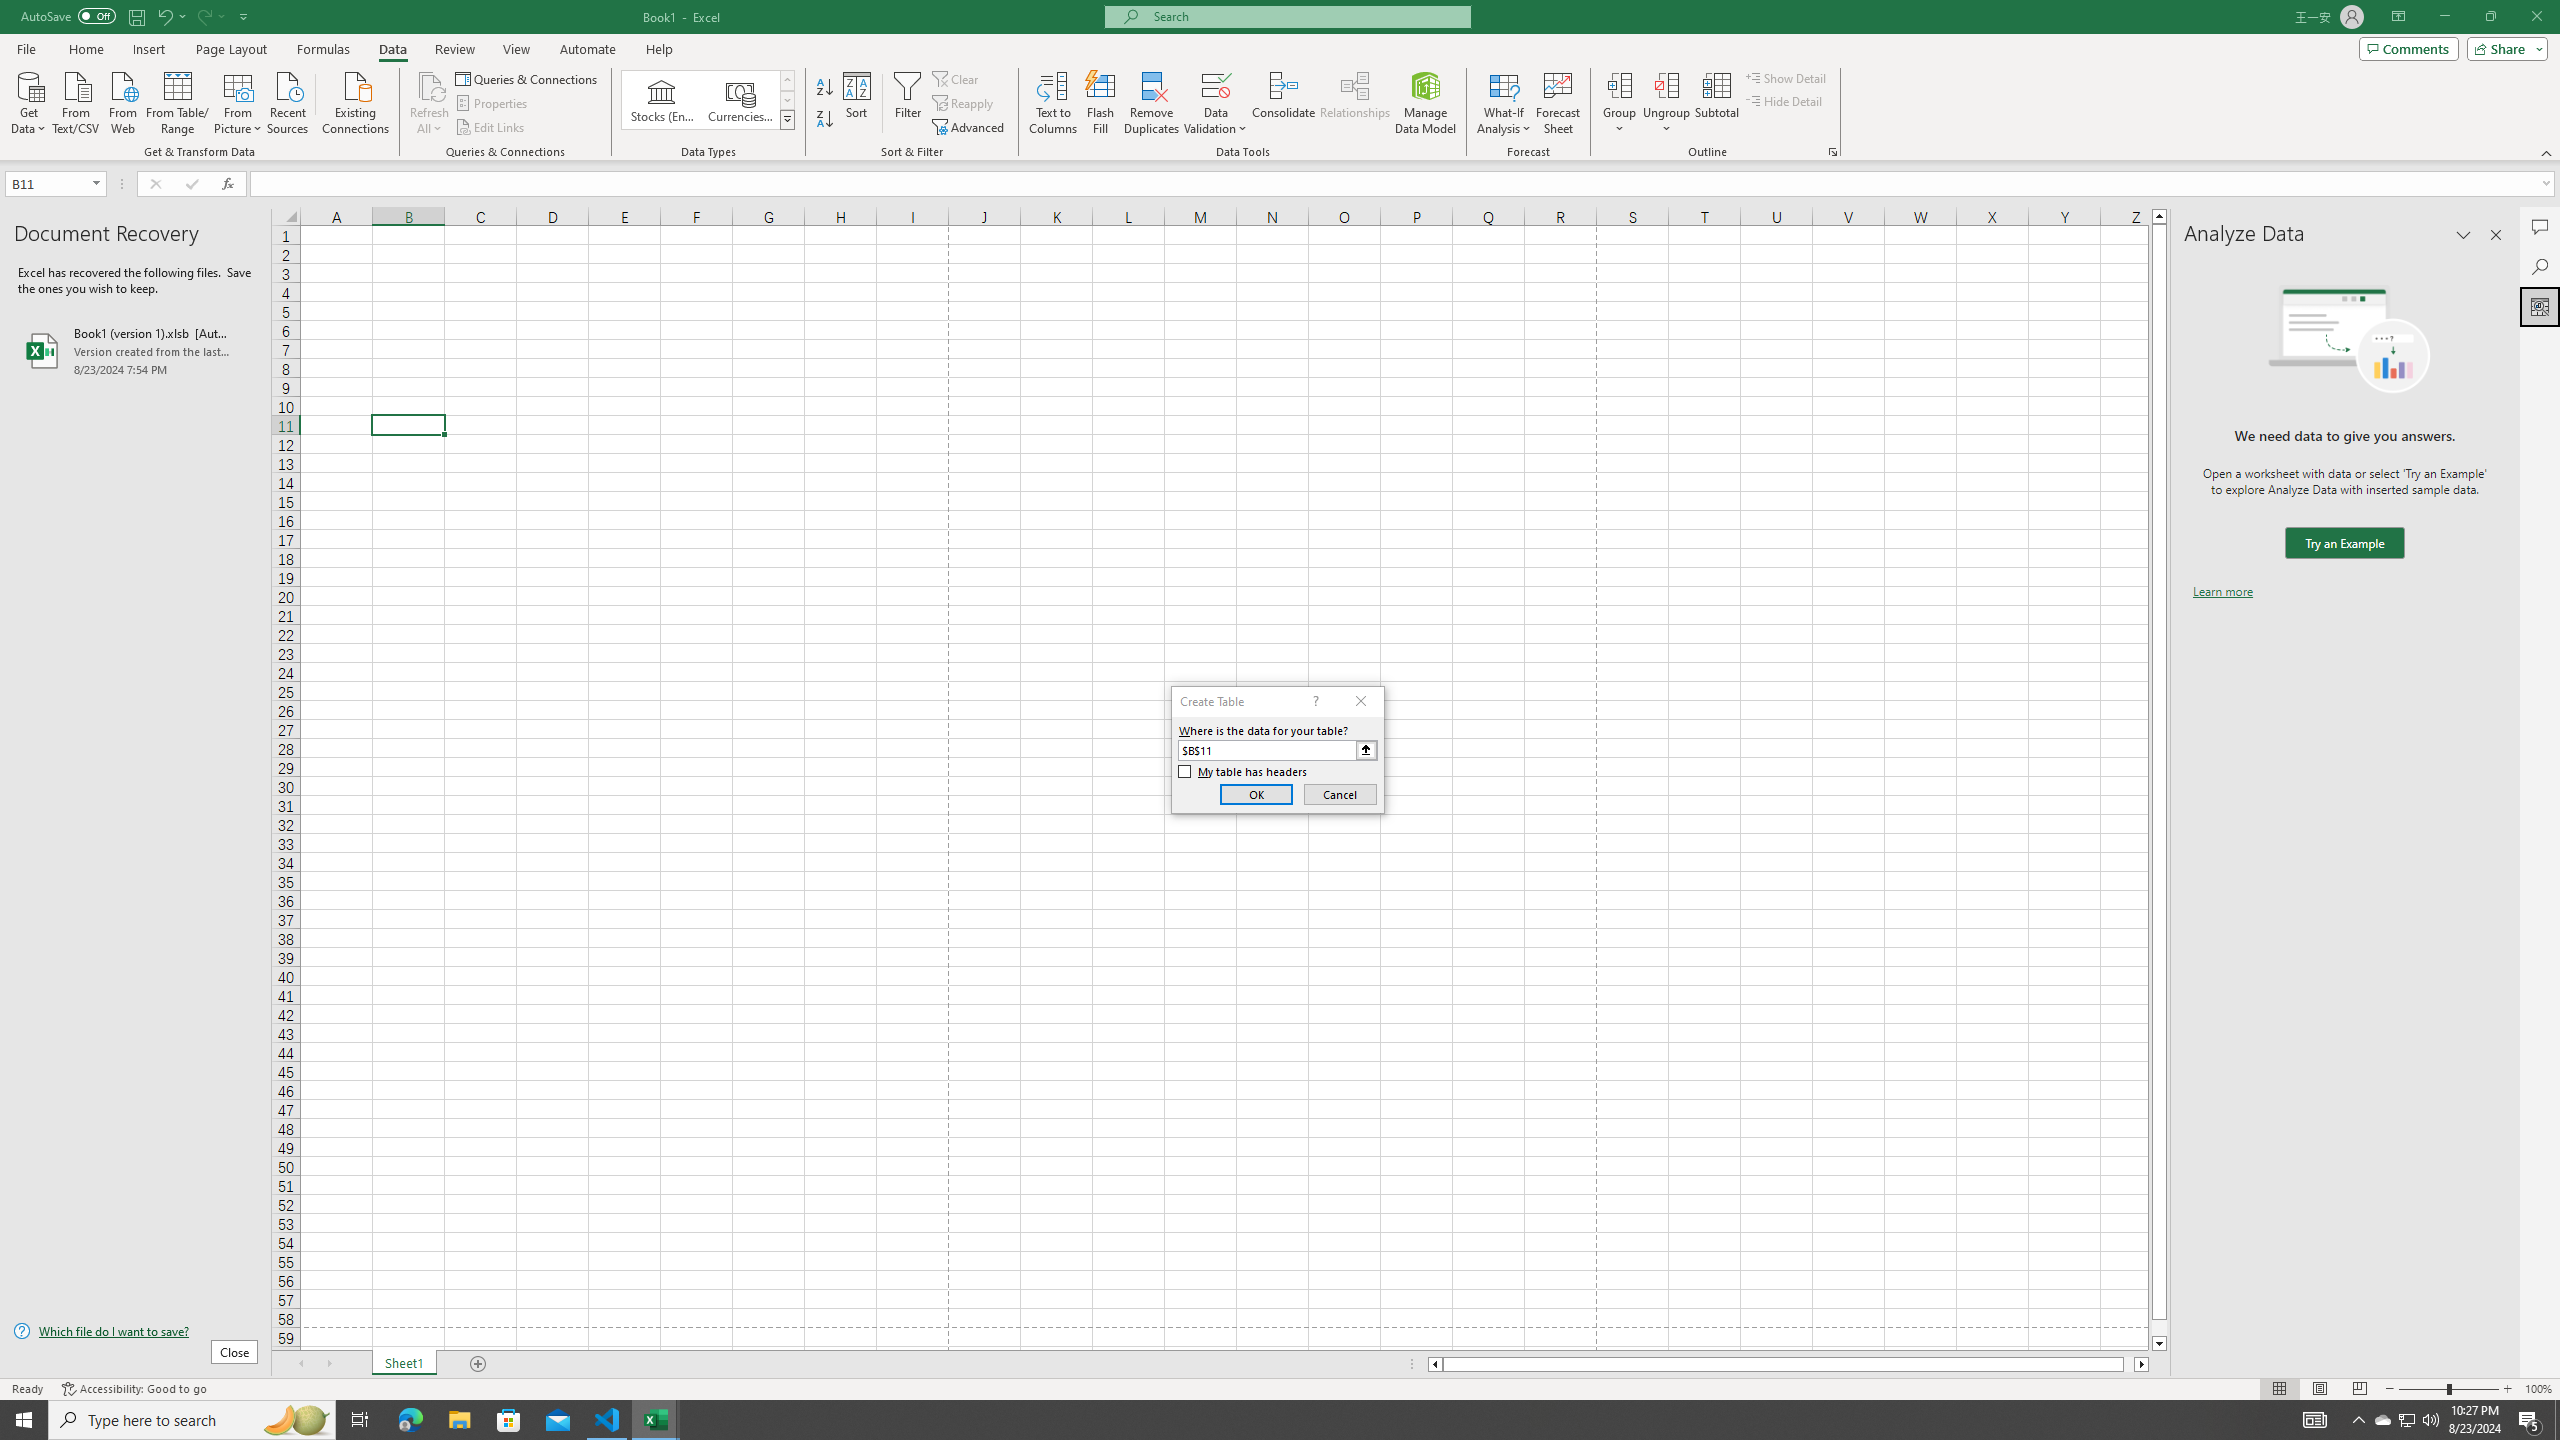  I want to click on 'Sort Z to A', so click(824, 118).